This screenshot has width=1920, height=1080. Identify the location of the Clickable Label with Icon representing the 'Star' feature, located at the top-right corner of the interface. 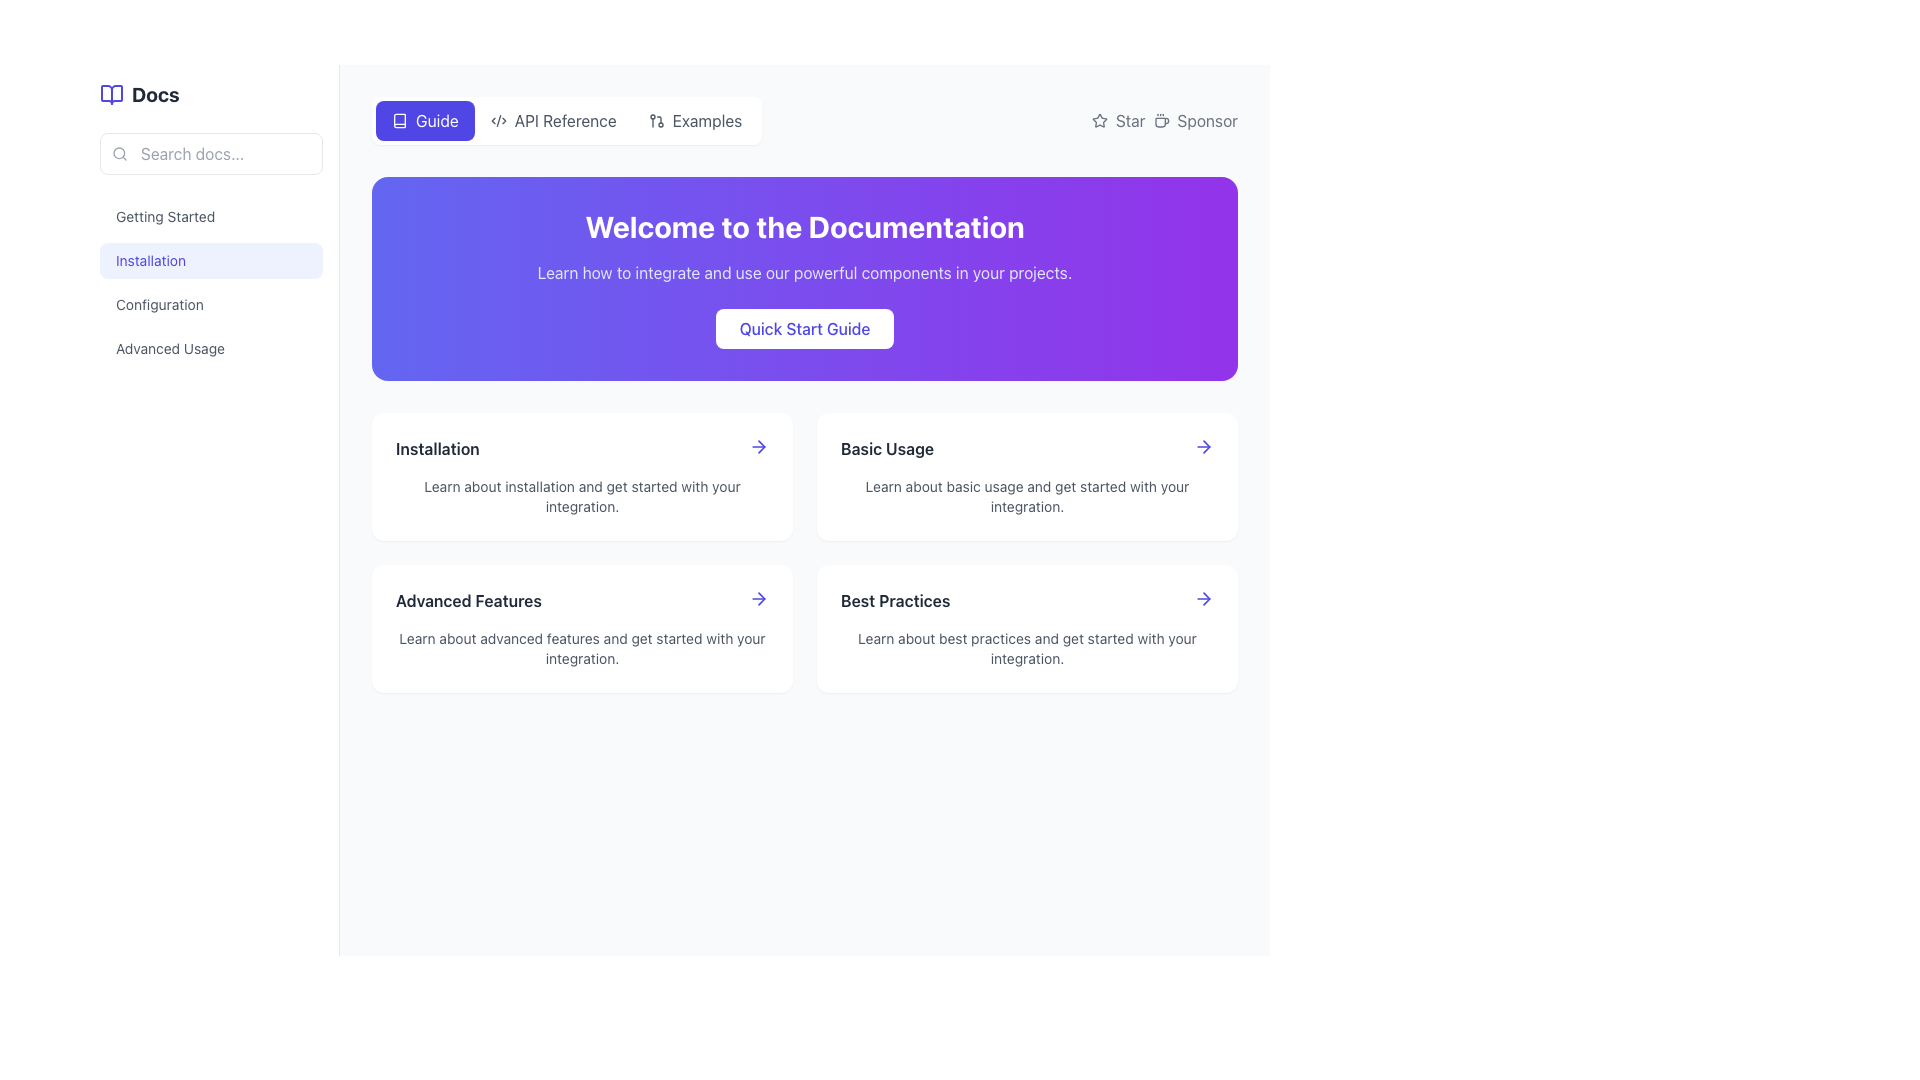
(1117, 120).